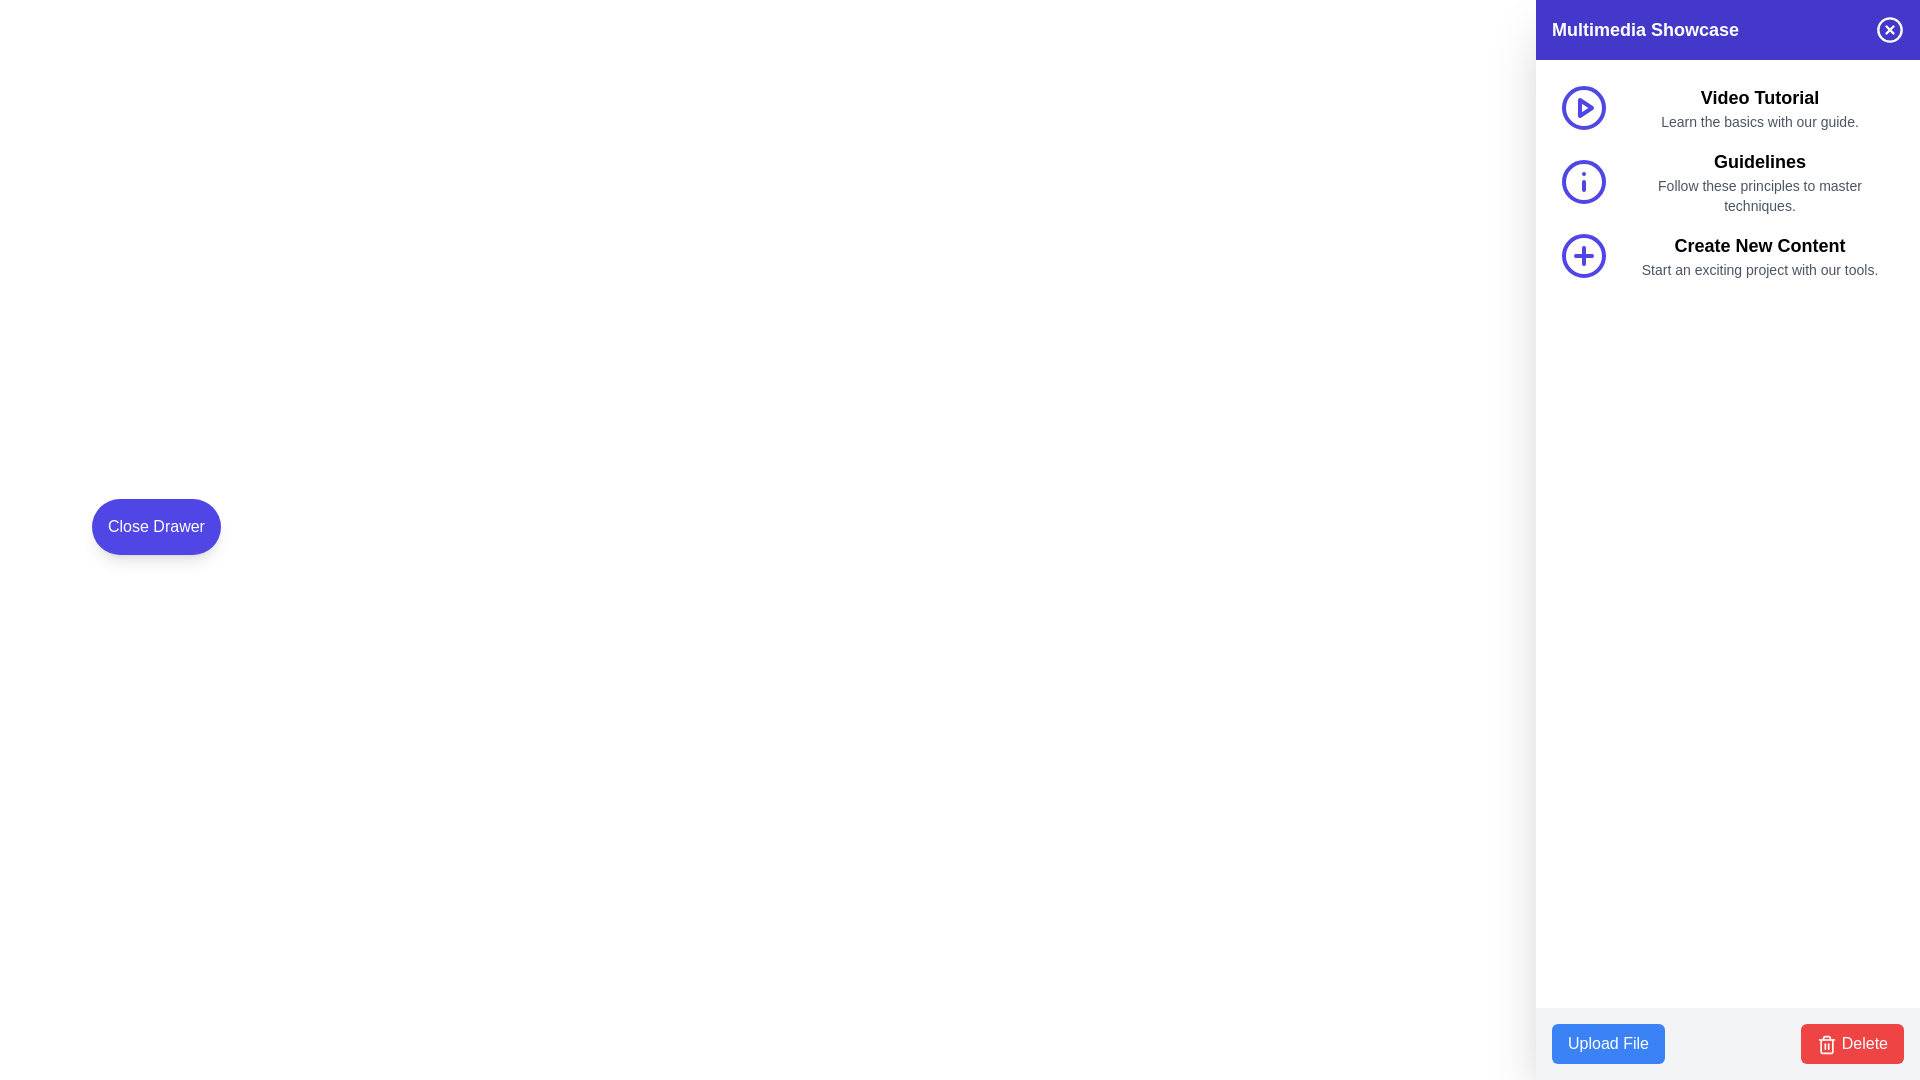 The width and height of the screenshot is (1920, 1080). Describe the element at coordinates (1827, 1043) in the screenshot. I see `the trash can icon located inside the red 'Delete' button, which features rounded corners and white text, positioned at the bottom-right corner of the interface` at that location.